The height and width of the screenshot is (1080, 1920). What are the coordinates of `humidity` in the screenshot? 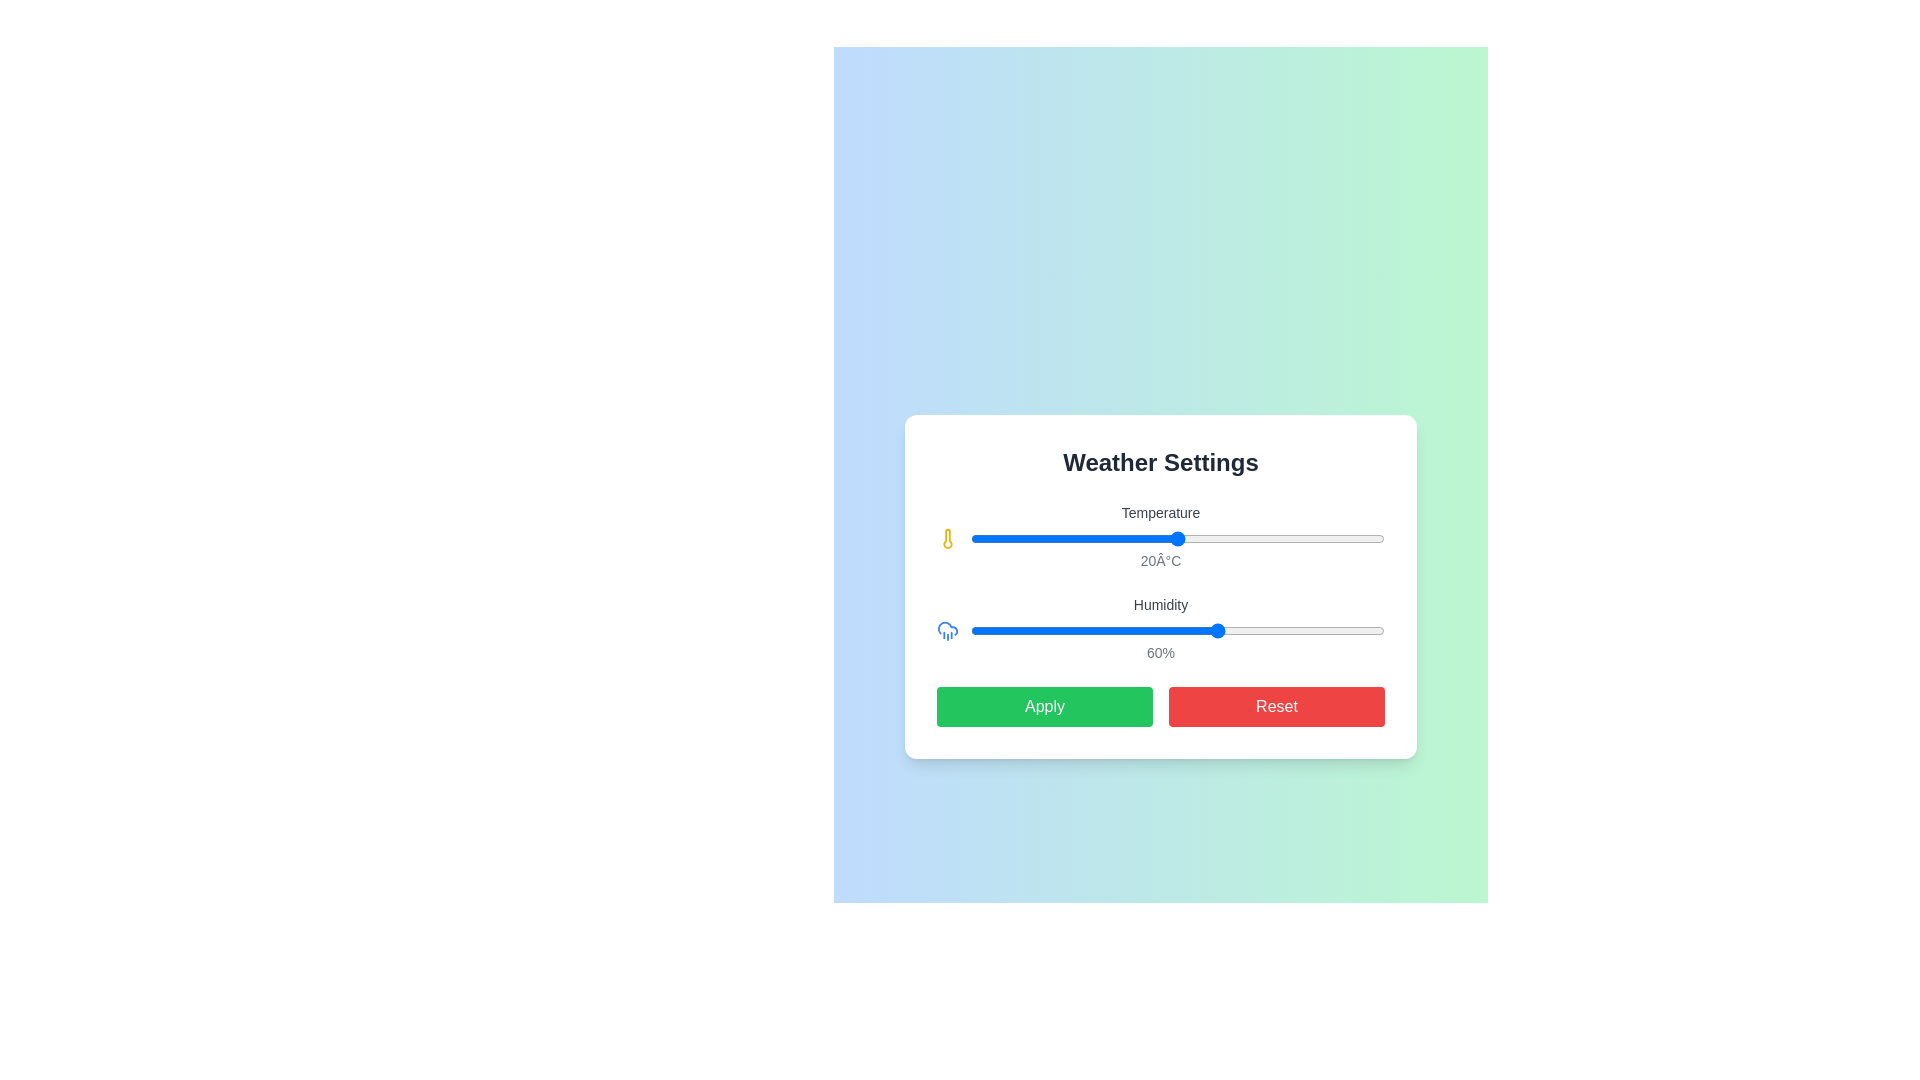 It's located at (983, 631).